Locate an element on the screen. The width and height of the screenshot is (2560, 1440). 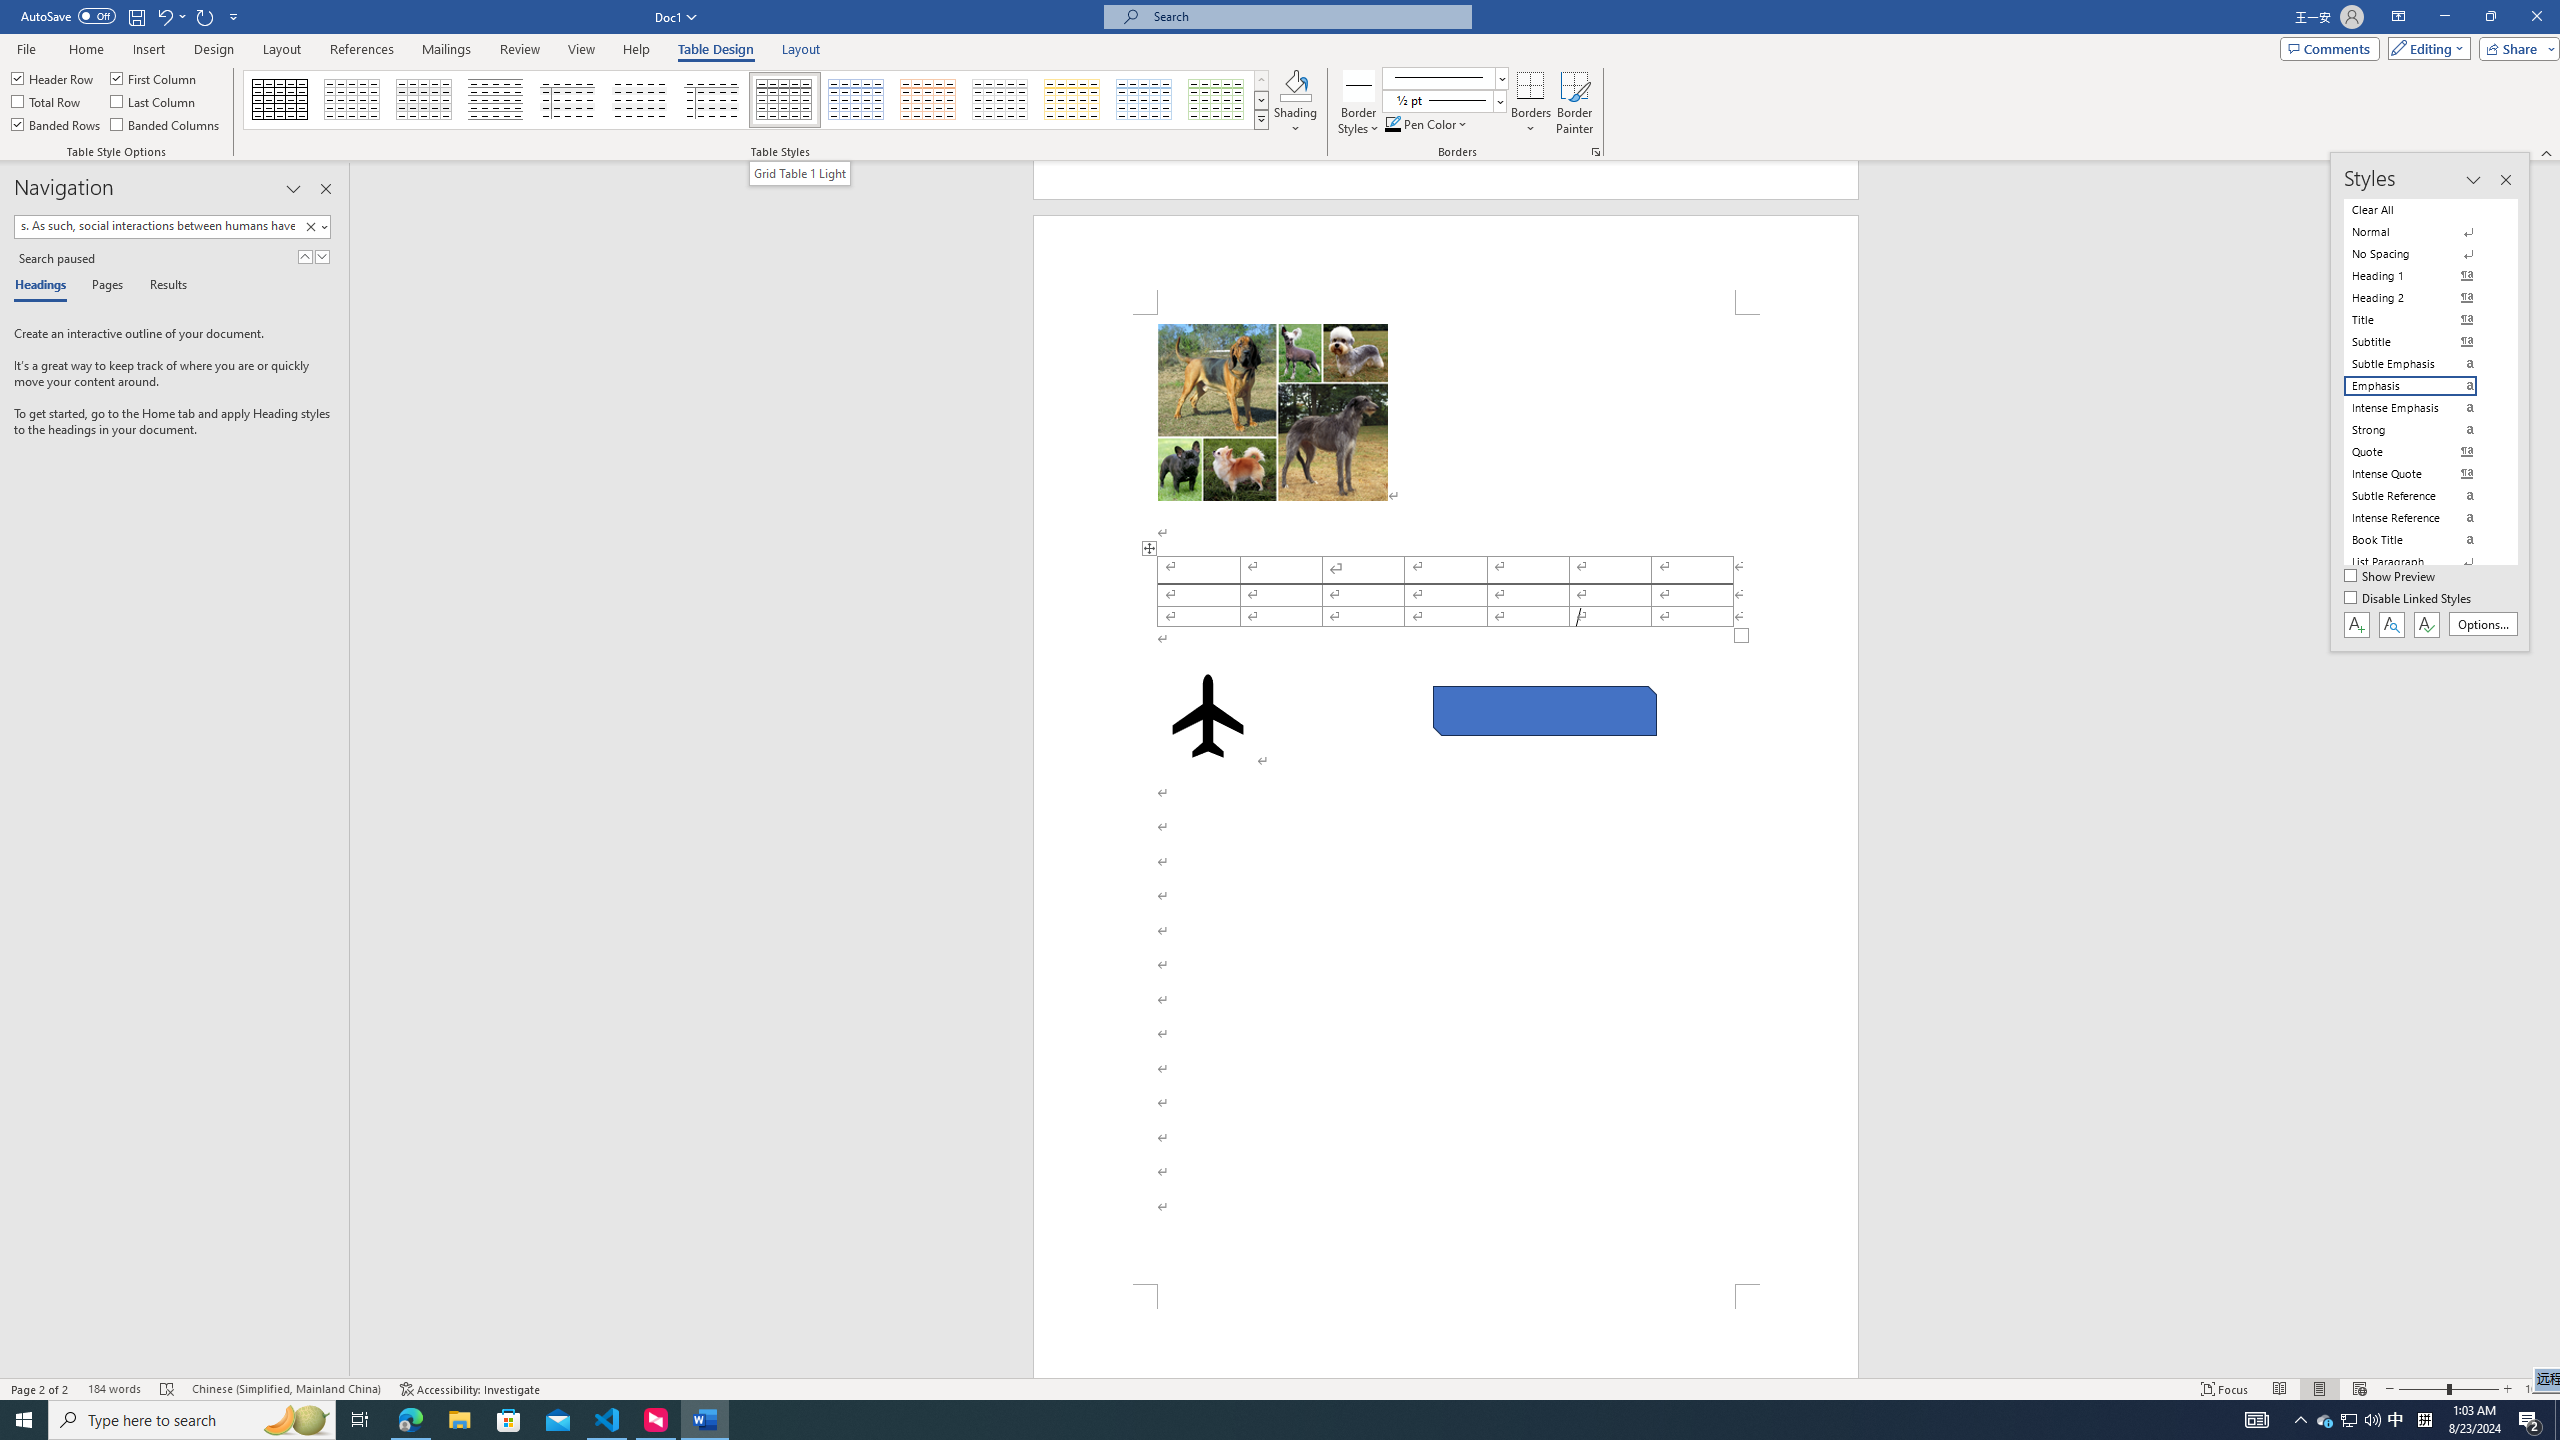
'Disable Linked Styles' is located at coordinates (2409, 598).